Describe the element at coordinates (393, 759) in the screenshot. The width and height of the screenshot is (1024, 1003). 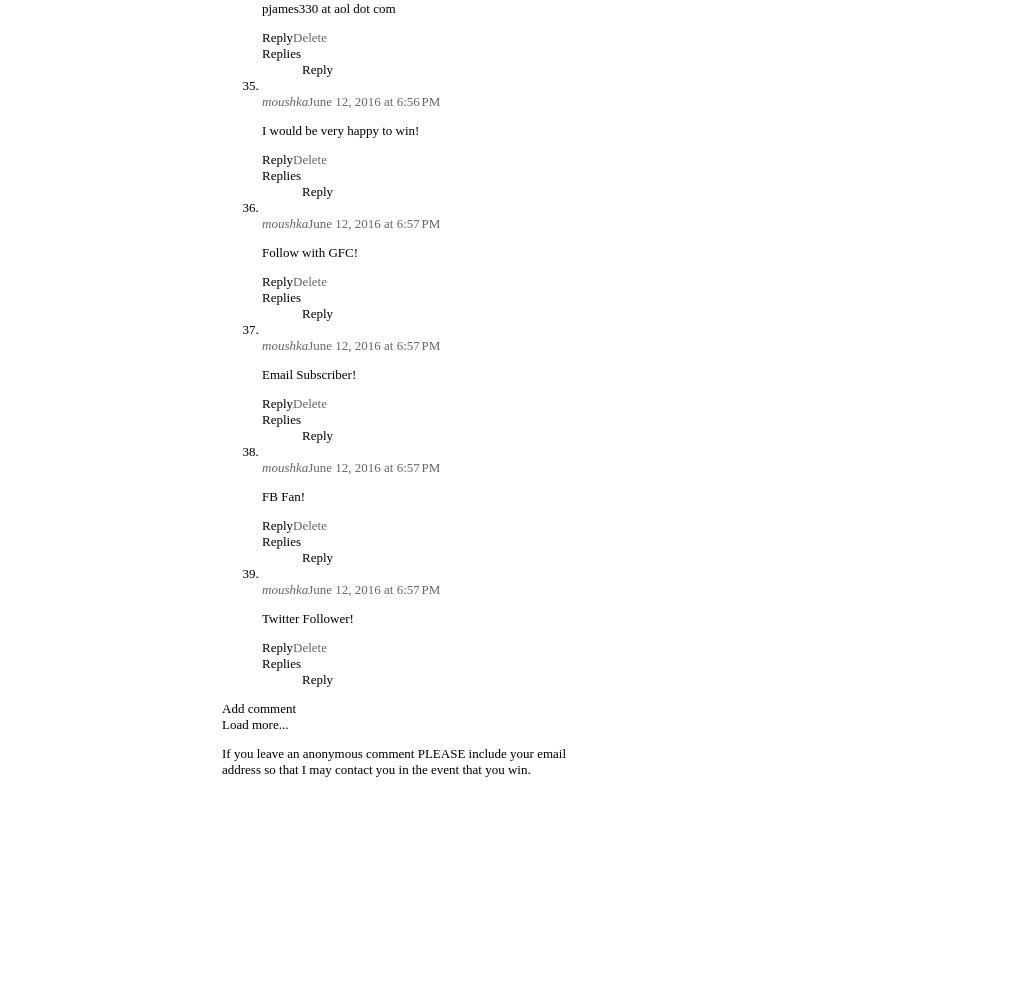
I see `'If you leave an anonymous comment PLEASE include your email address so that I may contact you in the event that you win.'` at that location.